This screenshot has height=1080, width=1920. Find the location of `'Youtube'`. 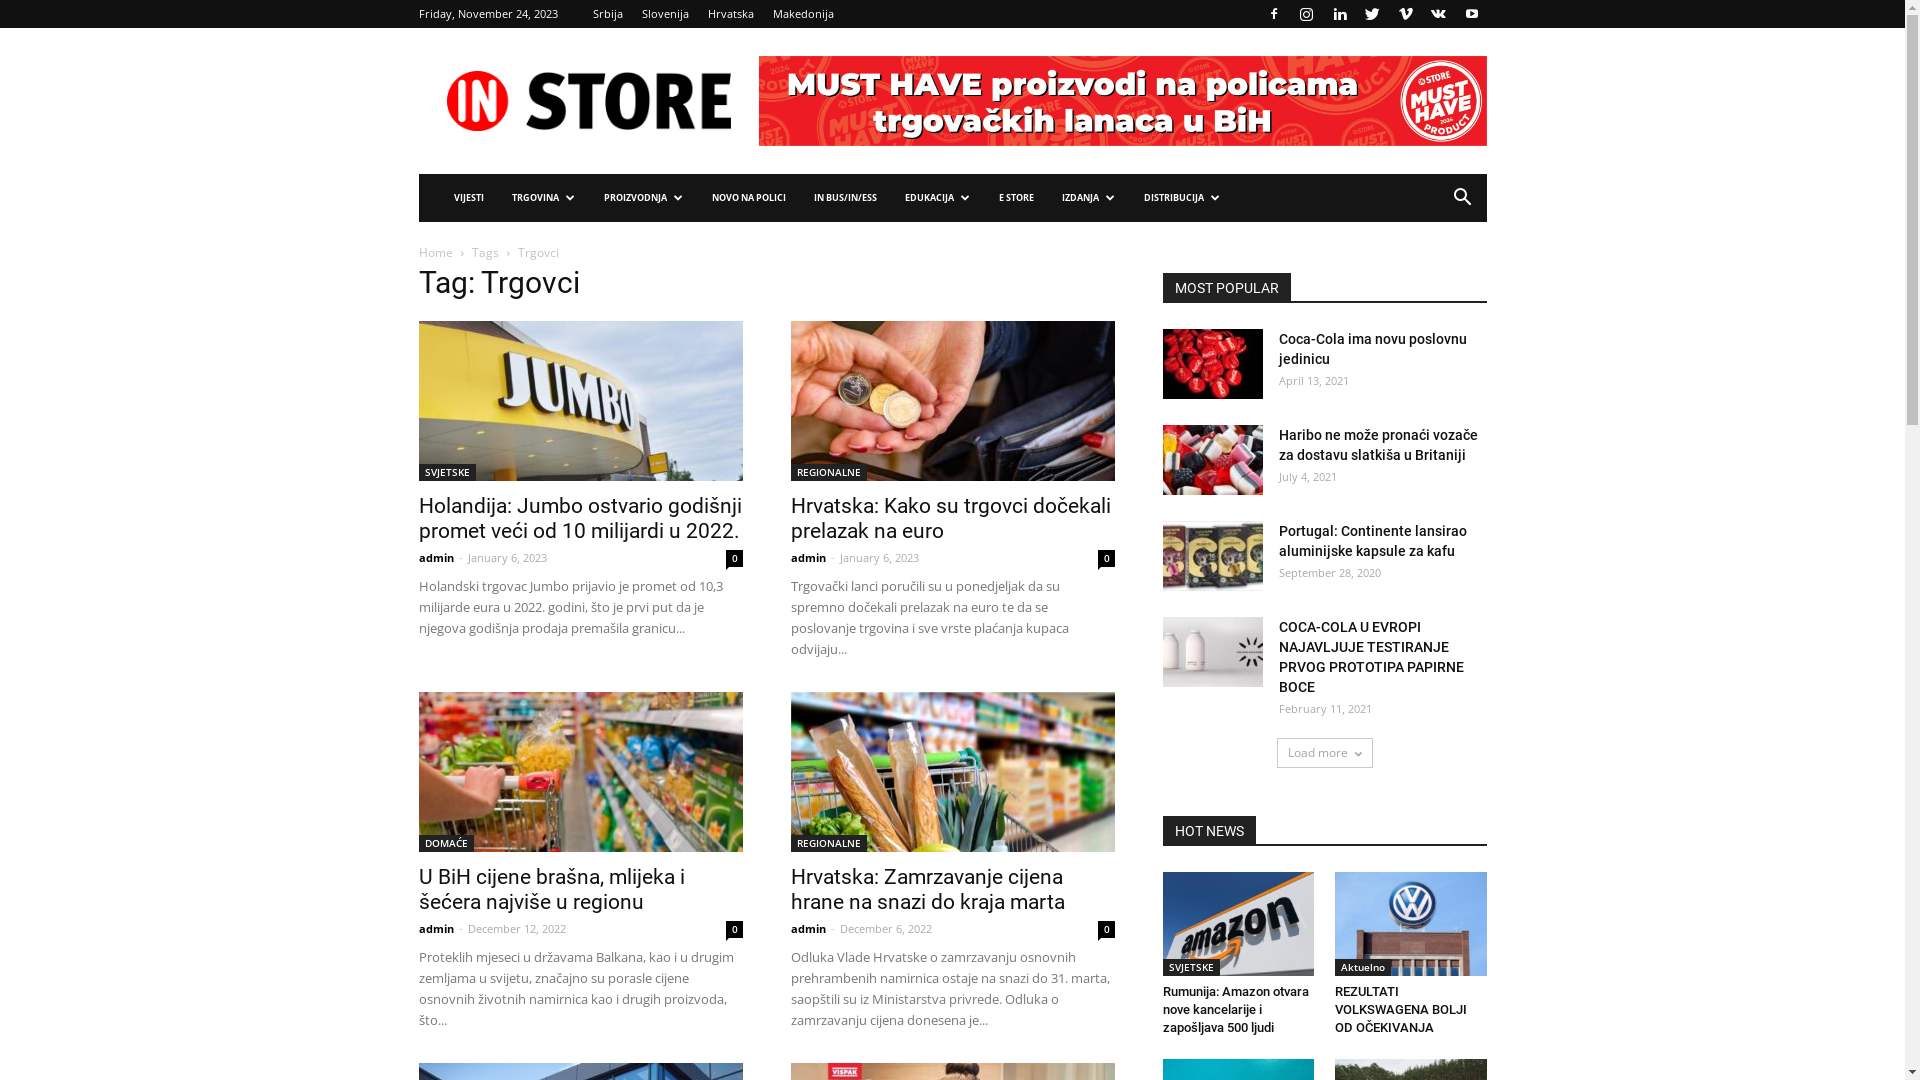

'Youtube' is located at coordinates (1470, 14).